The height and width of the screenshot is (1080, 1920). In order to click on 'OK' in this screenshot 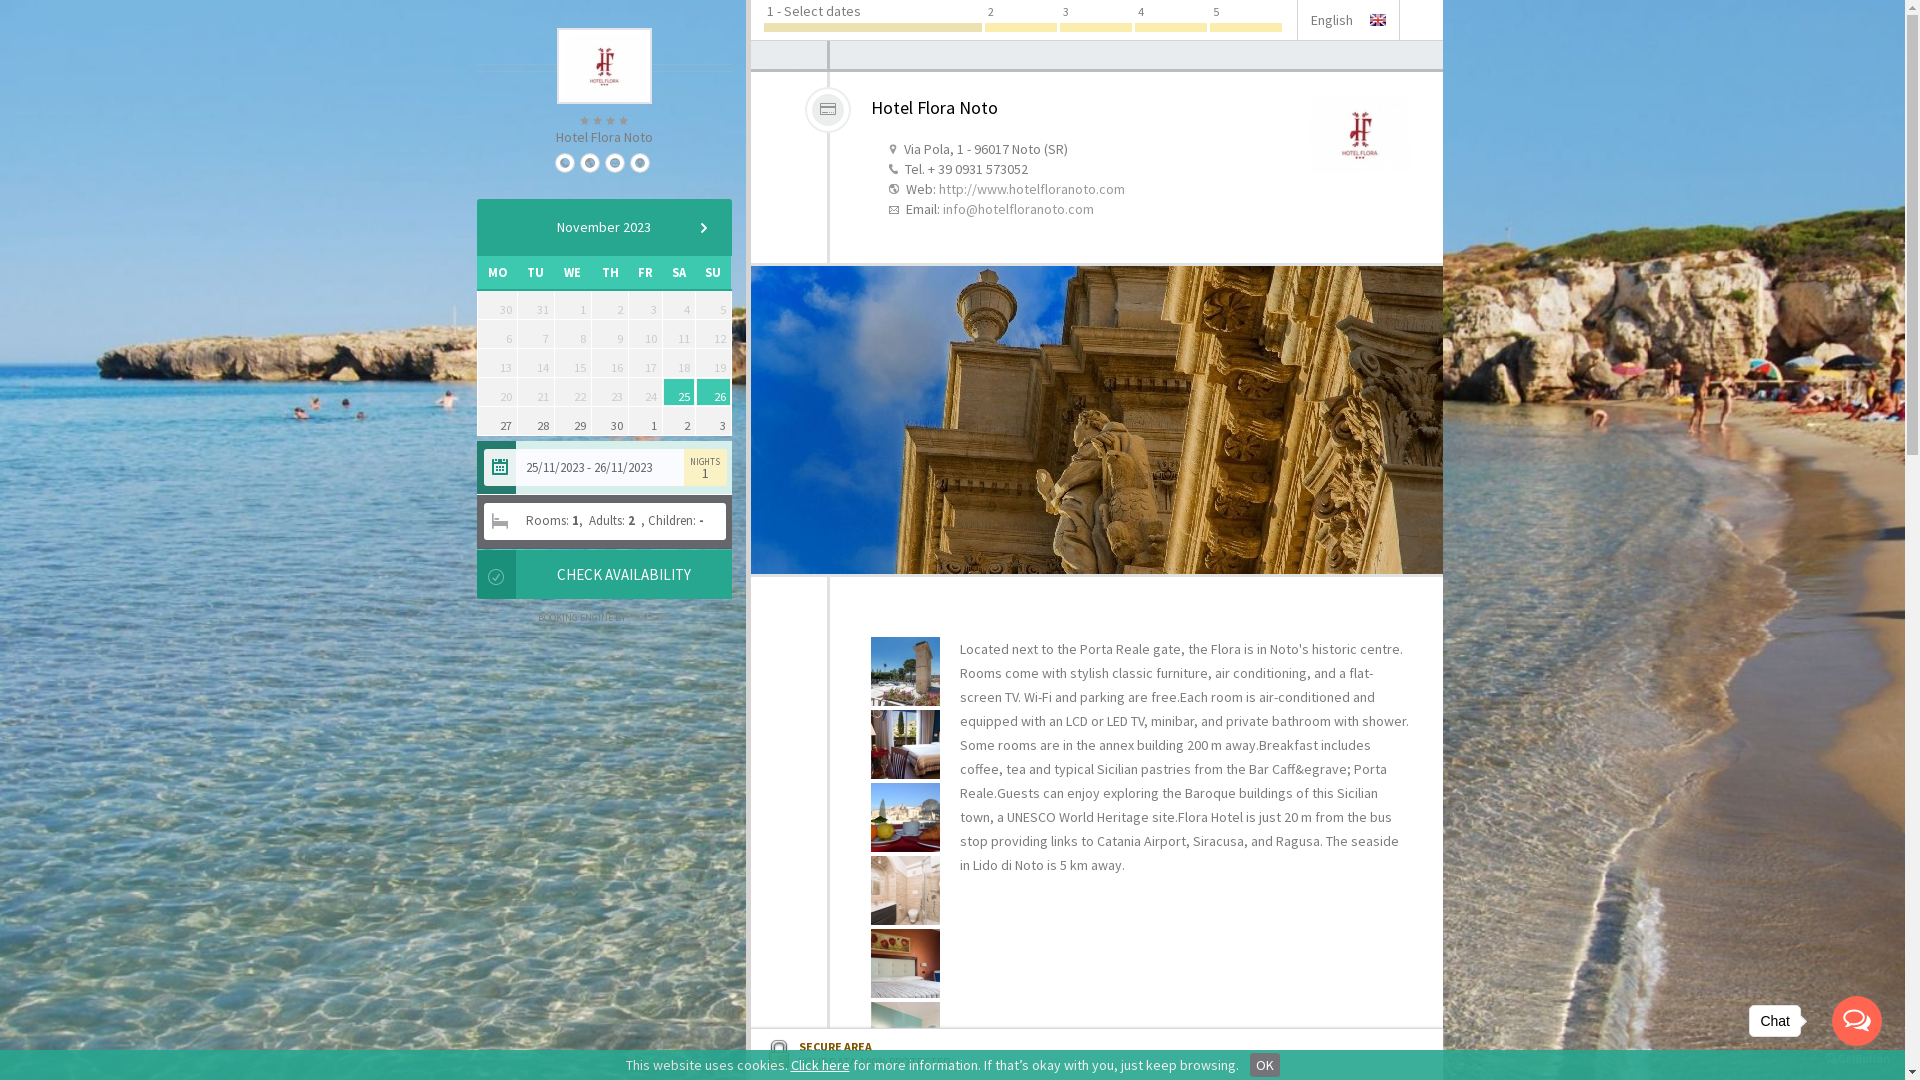, I will do `click(1264, 1063)`.